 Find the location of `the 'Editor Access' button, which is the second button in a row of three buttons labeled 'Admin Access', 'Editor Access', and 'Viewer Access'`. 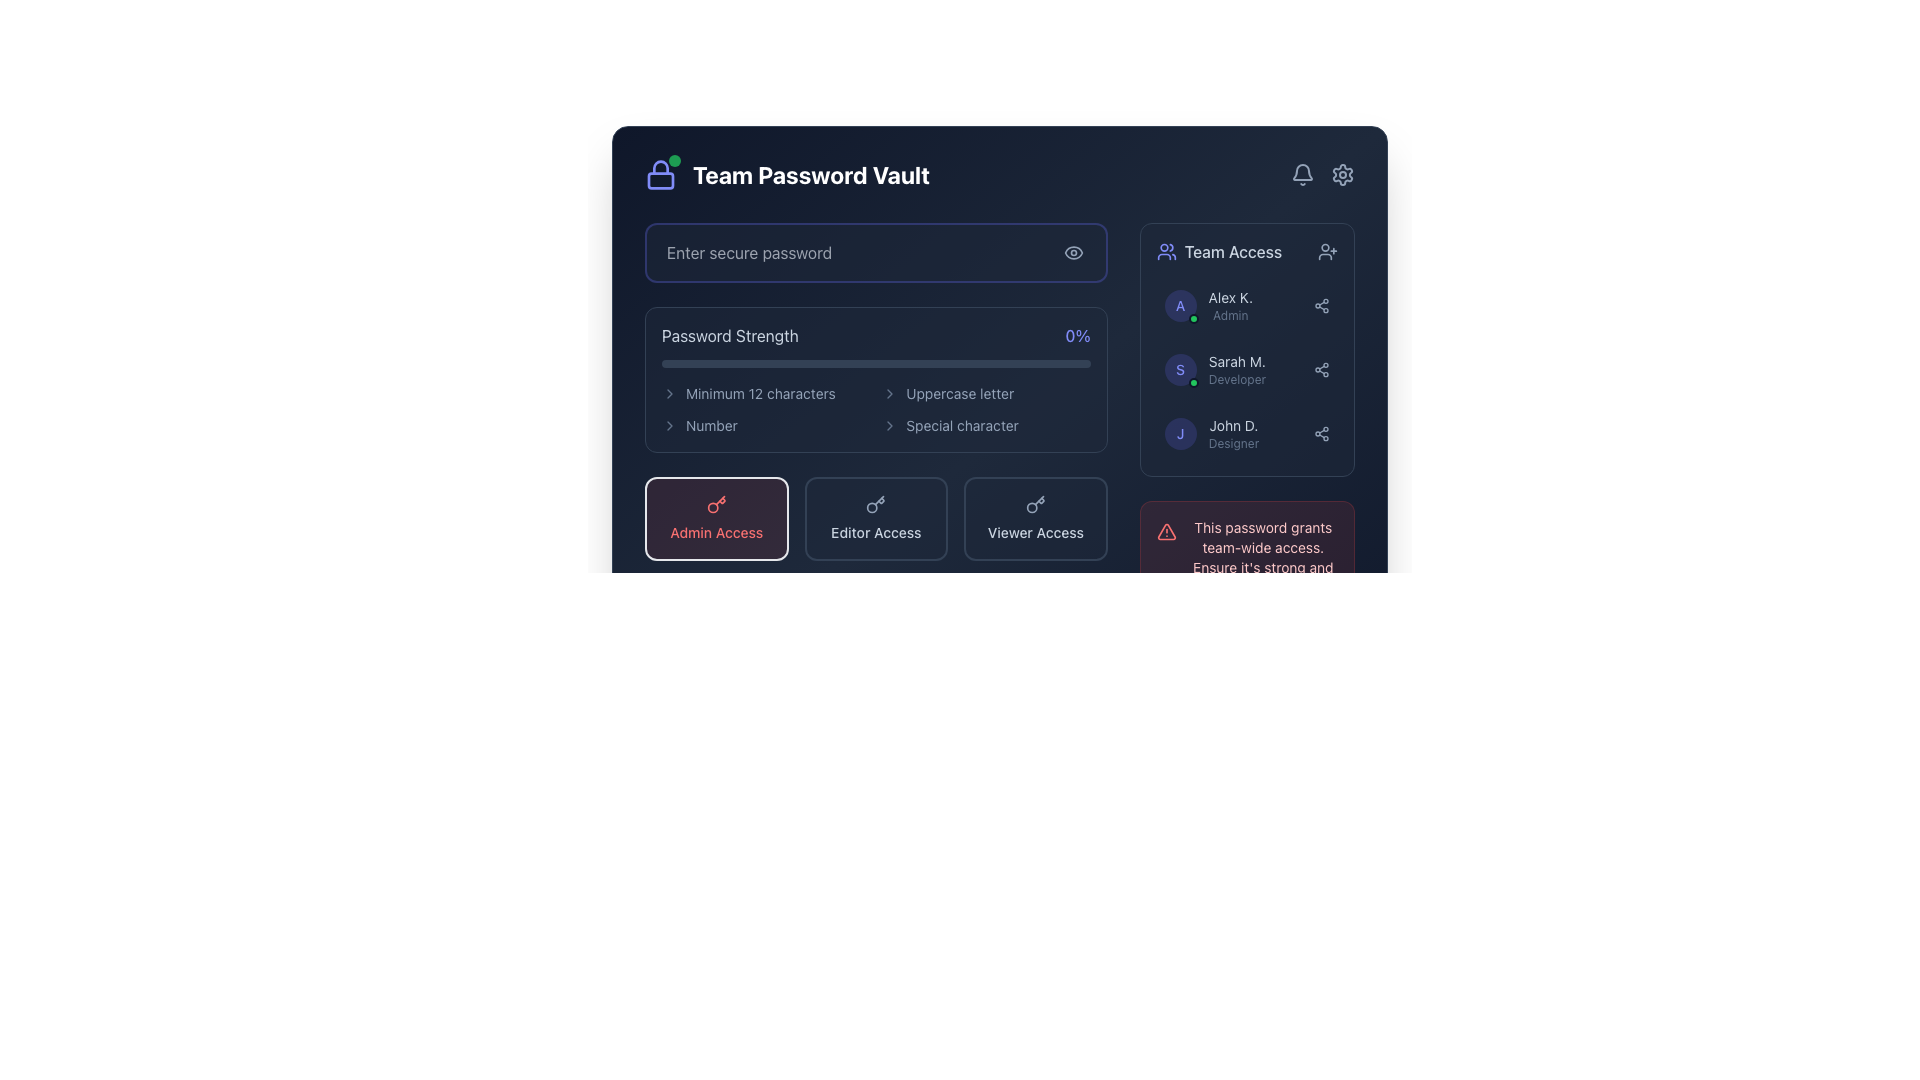

the 'Editor Access' button, which is the second button in a row of three buttons labeled 'Admin Access', 'Editor Access', and 'Viewer Access' is located at coordinates (876, 518).